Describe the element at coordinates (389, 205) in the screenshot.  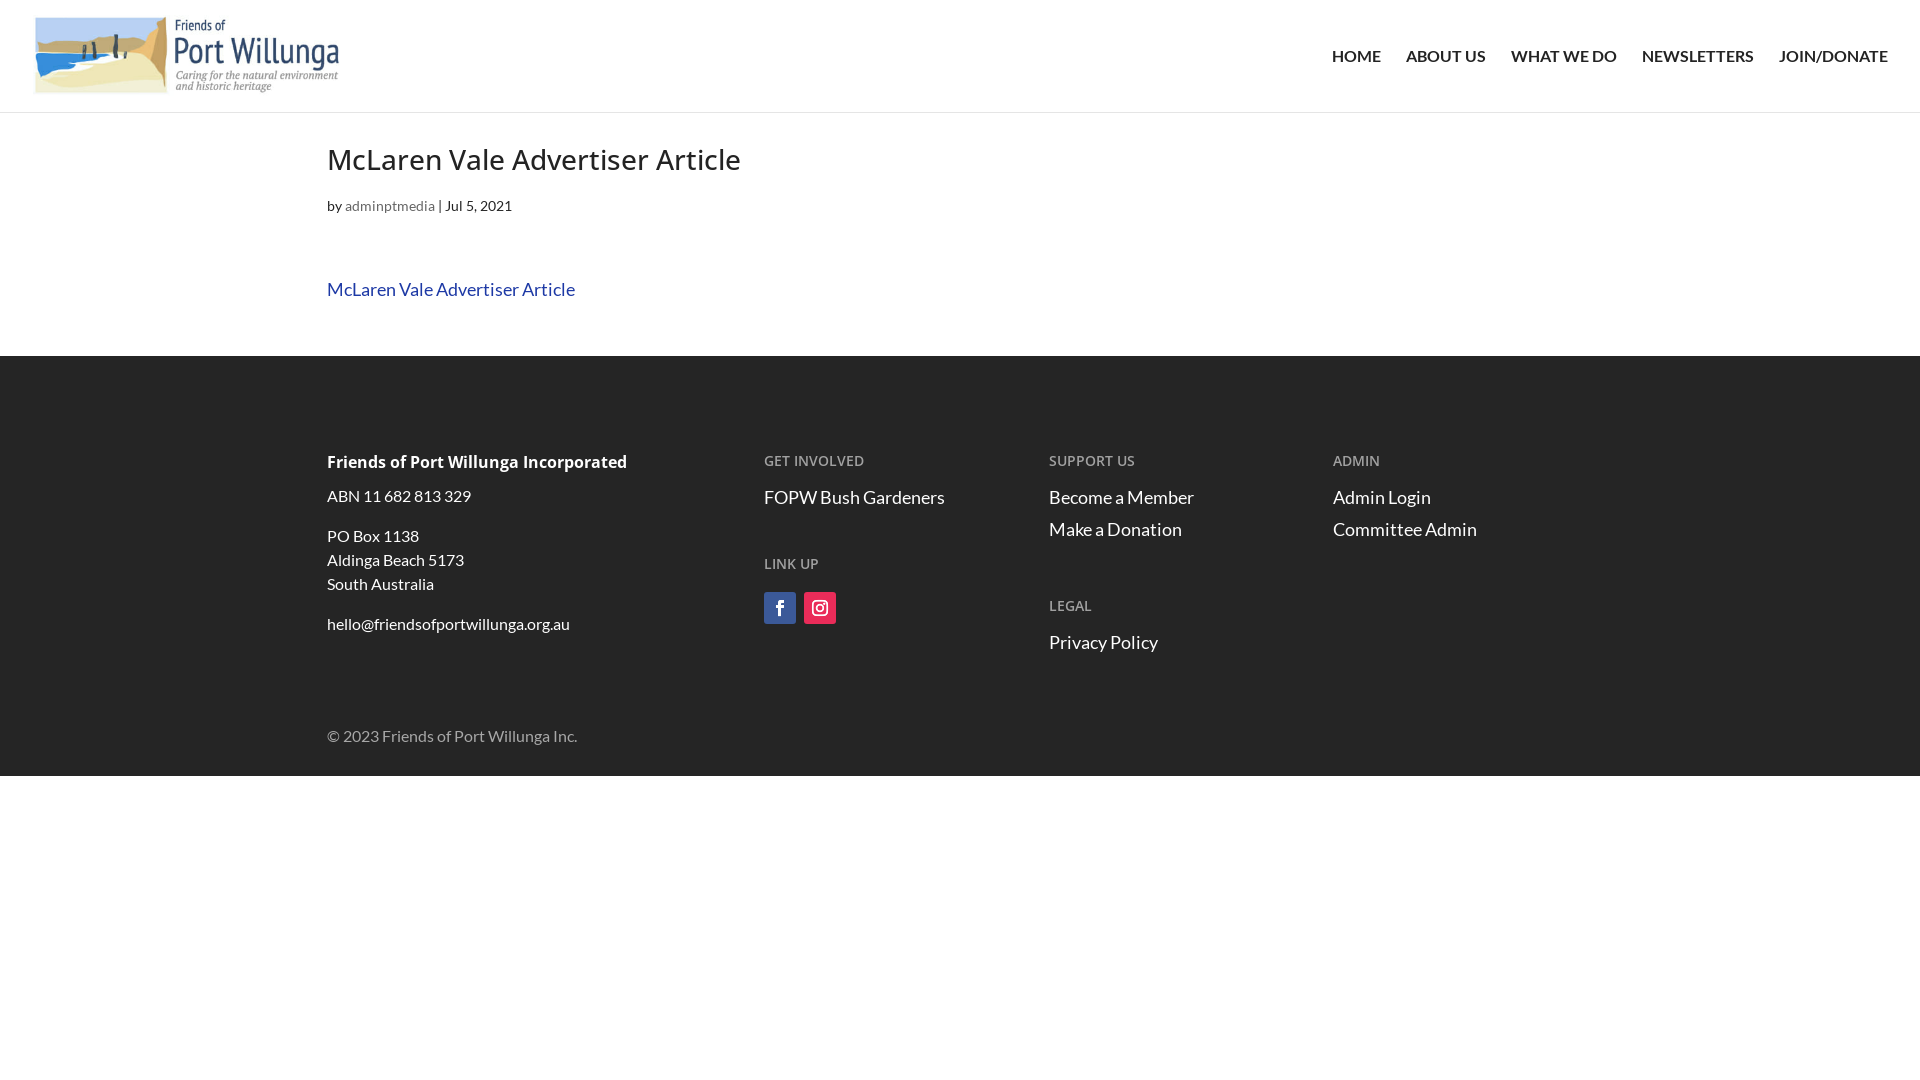
I see `'adminptmedia'` at that location.